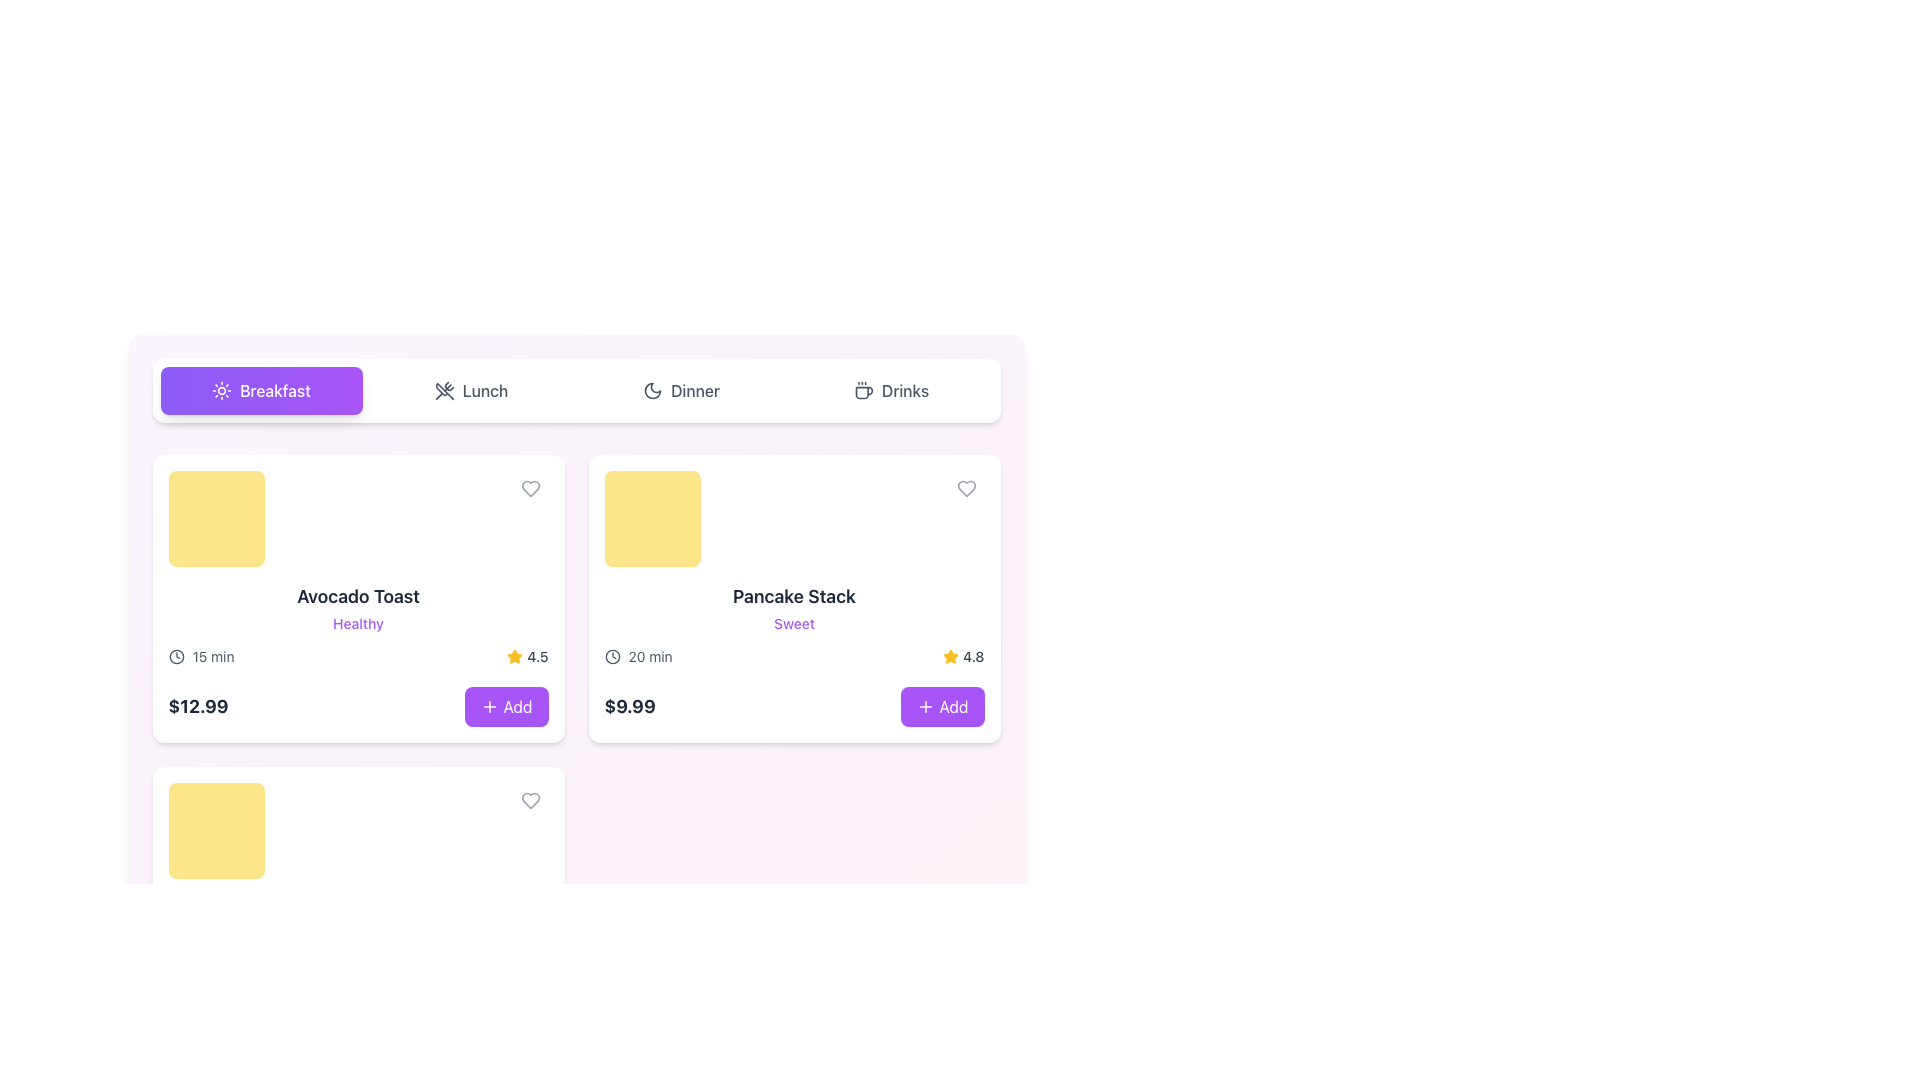 The image size is (1920, 1080). What do you see at coordinates (527, 656) in the screenshot?
I see `the Rating display located at the bottom-right corner of the 'Avocado Toast' card, adjacent to the 'Add' button beneath the text 'Healthy'` at bounding box center [527, 656].